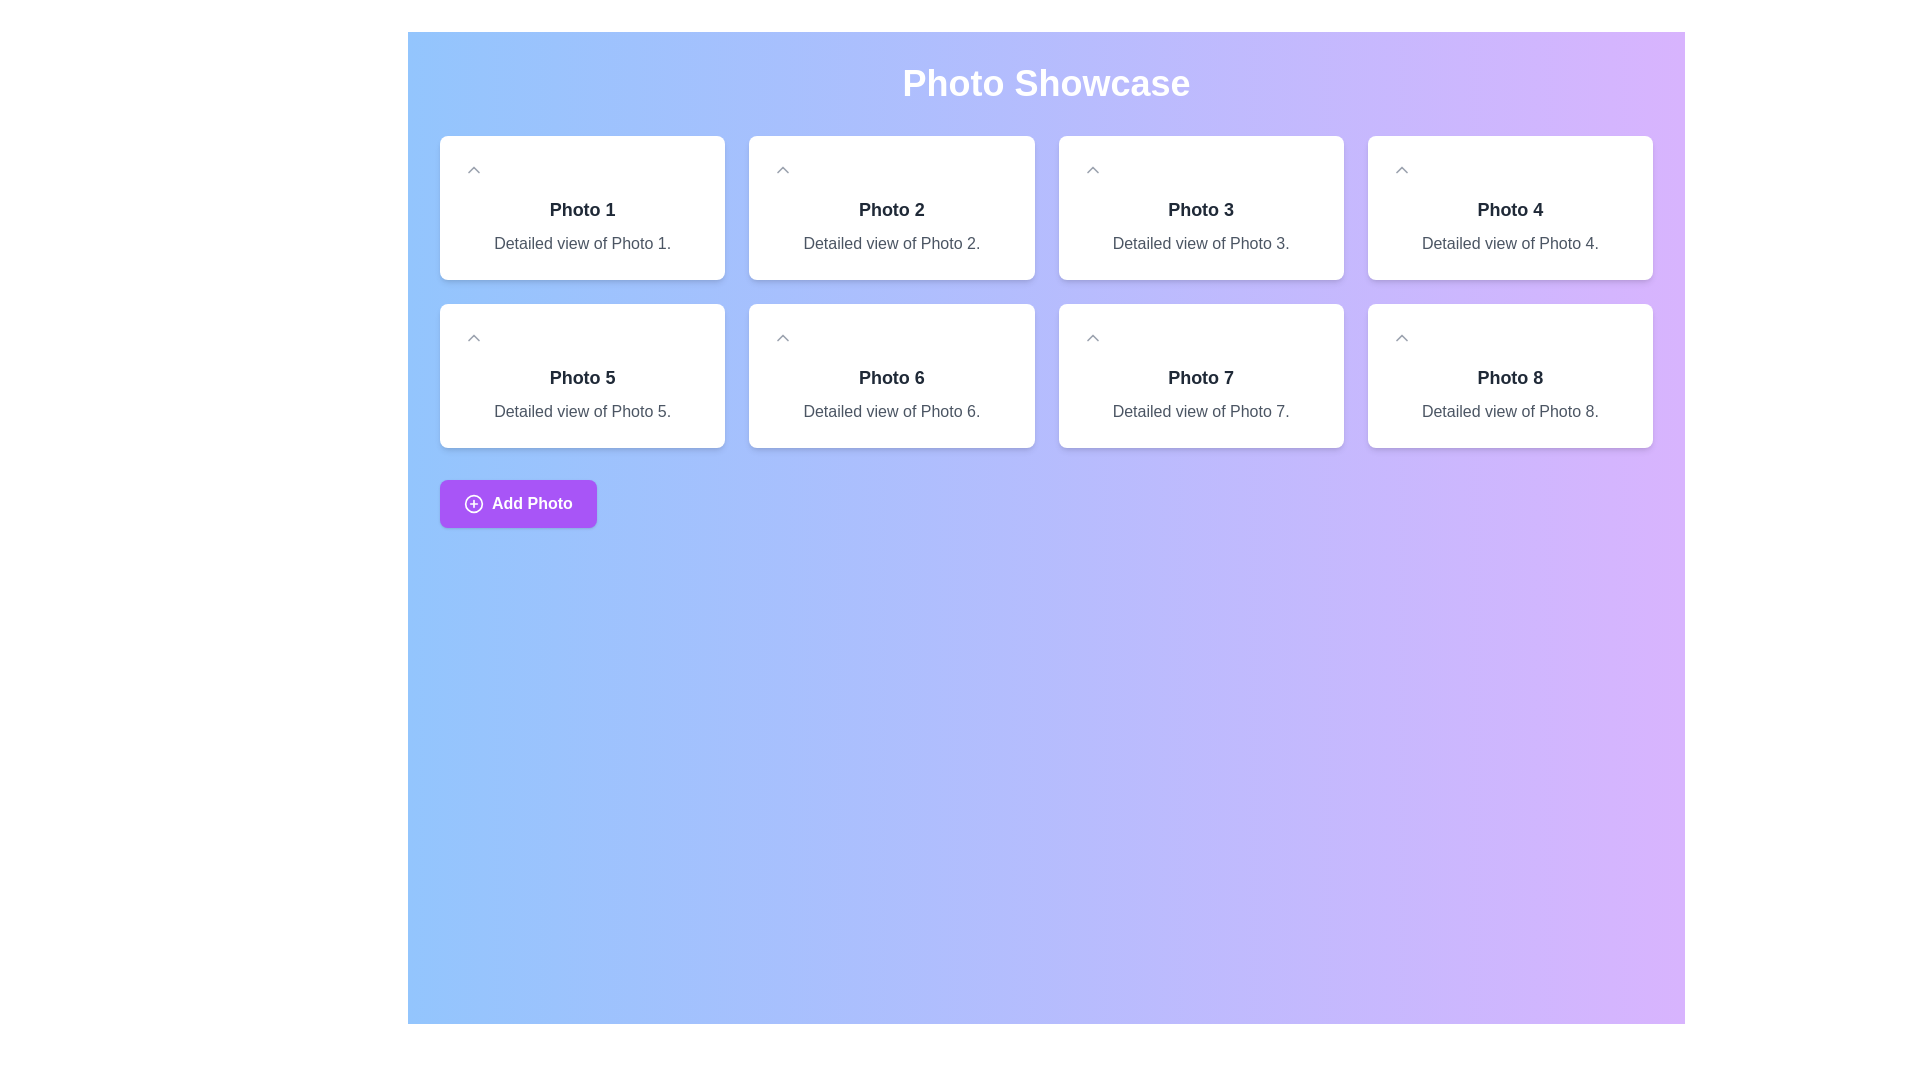 The height and width of the screenshot is (1080, 1920). Describe the element at coordinates (581, 208) in the screenshot. I see `the Card displaying 'Photo 1' for navigation purposes` at that location.